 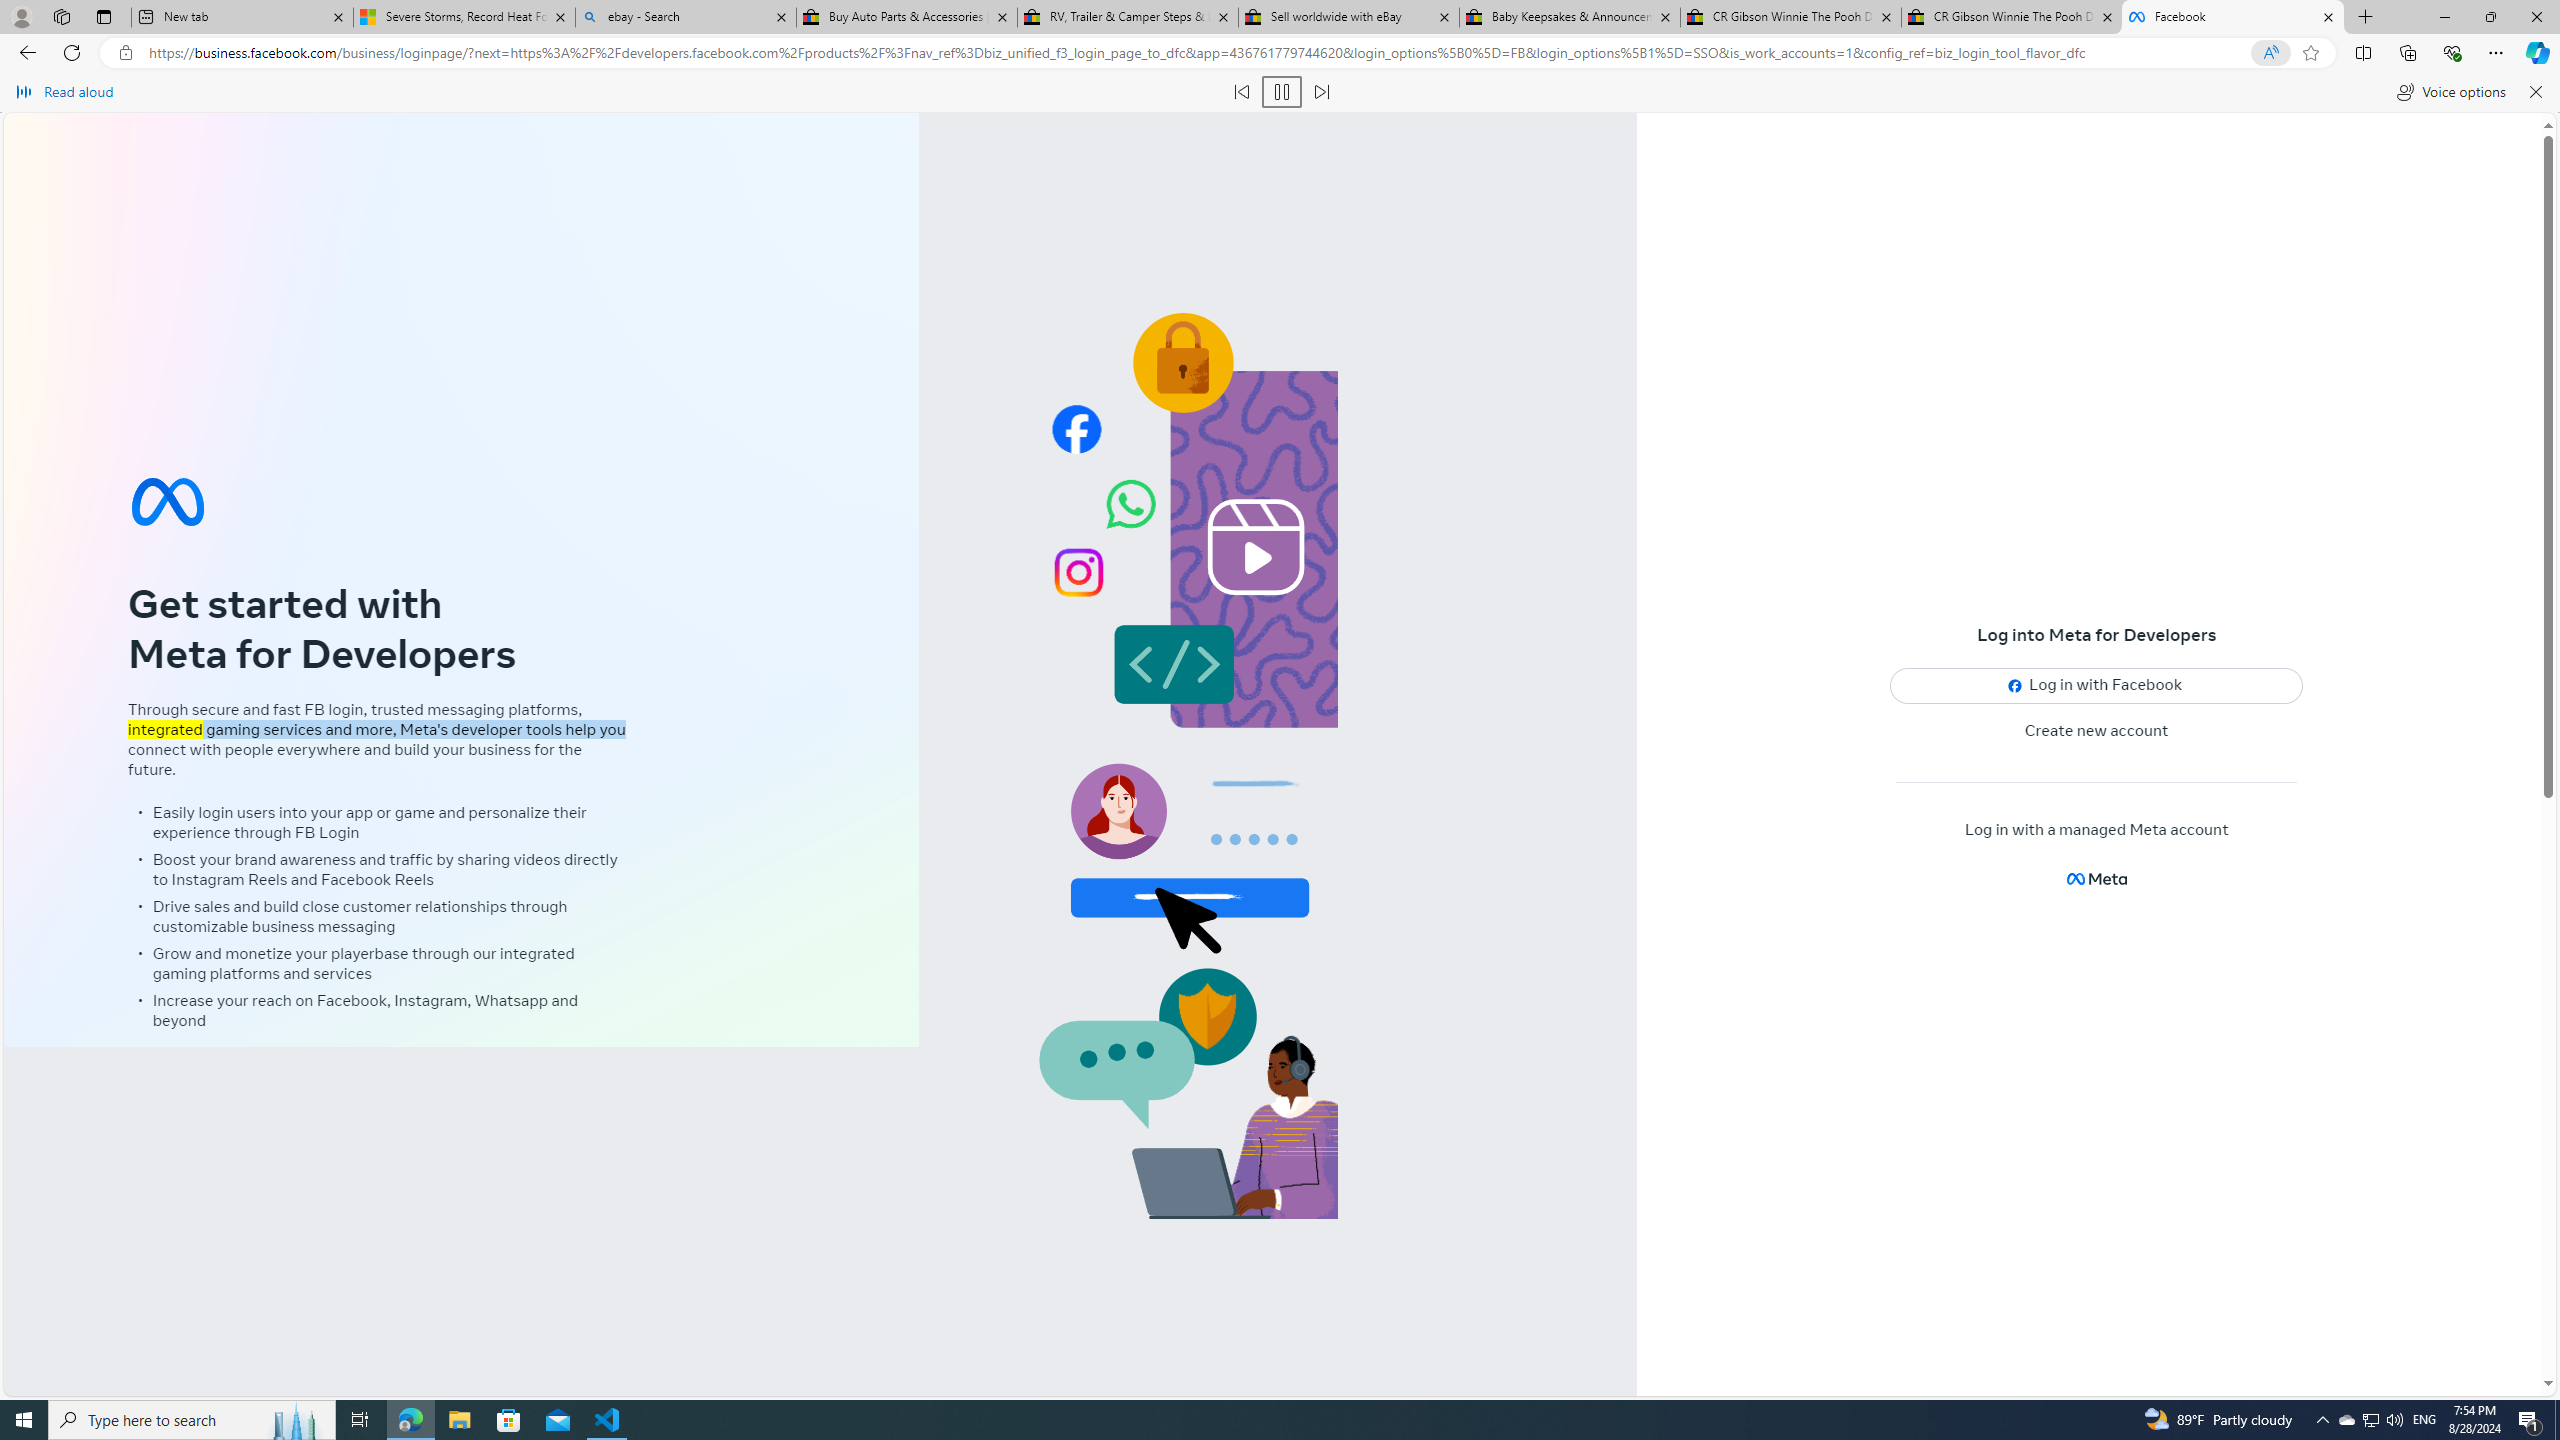 What do you see at coordinates (2095, 830) in the screenshot?
I see `'Log in with a managed Meta account'` at bounding box center [2095, 830].